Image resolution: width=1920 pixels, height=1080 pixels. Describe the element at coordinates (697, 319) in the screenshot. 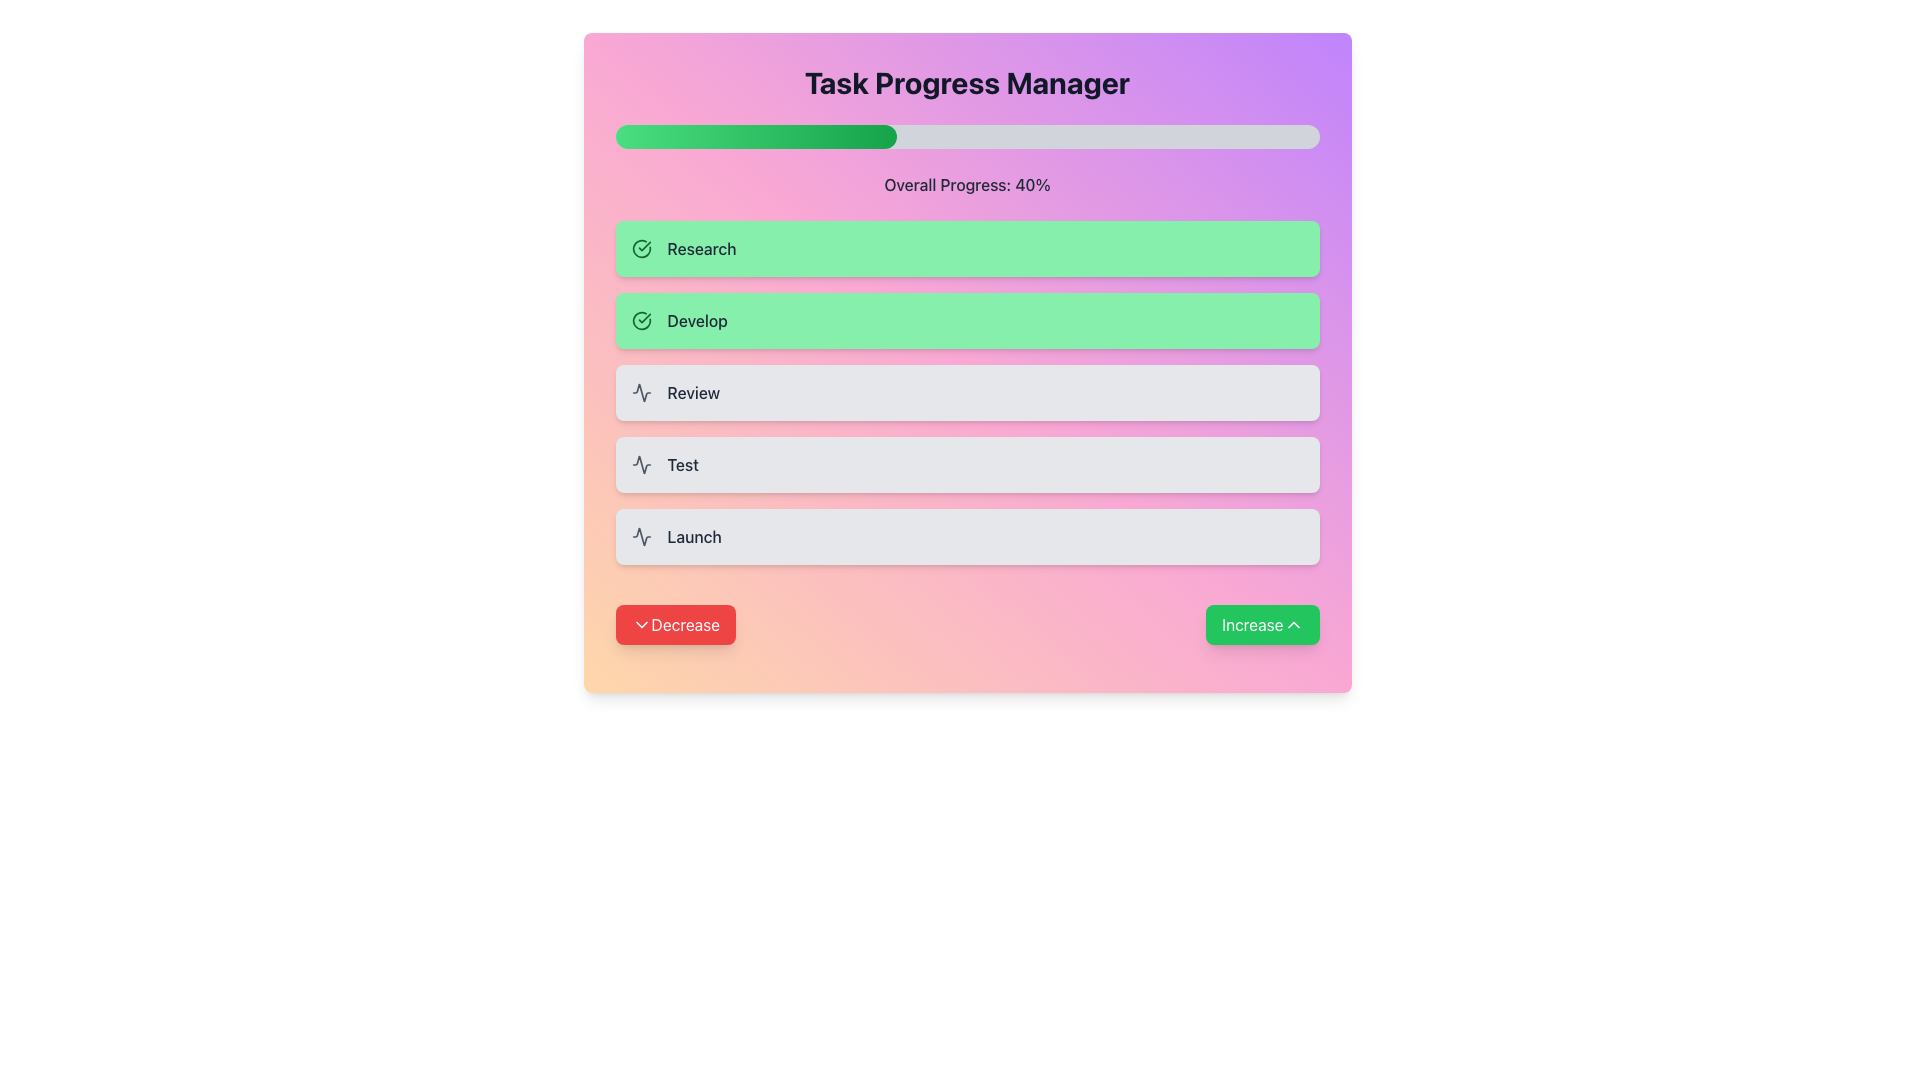

I see `the text label containing the word 'Develop', styled with a medium font weight and gray color, located on a green background box beneath 'Research' and above 'Review'` at that location.